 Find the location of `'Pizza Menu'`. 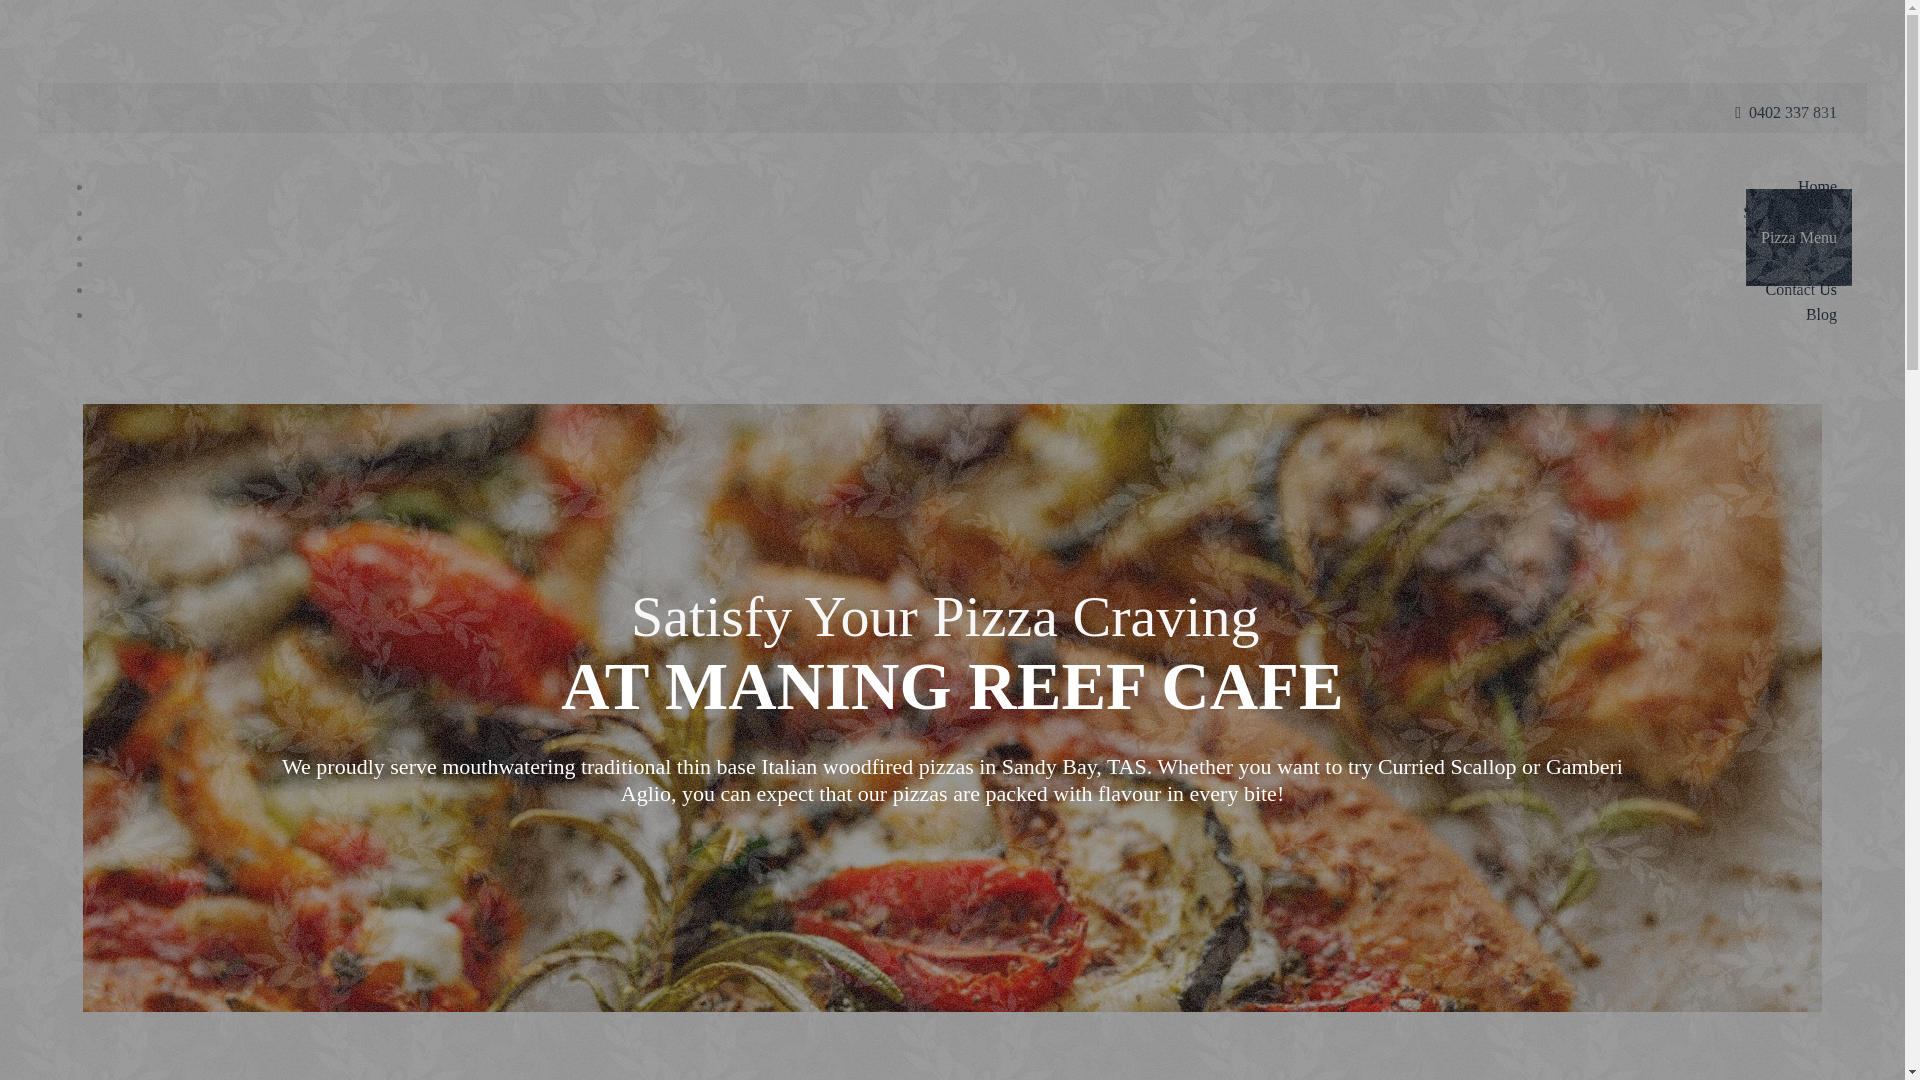

'Pizza Menu' is located at coordinates (1799, 236).